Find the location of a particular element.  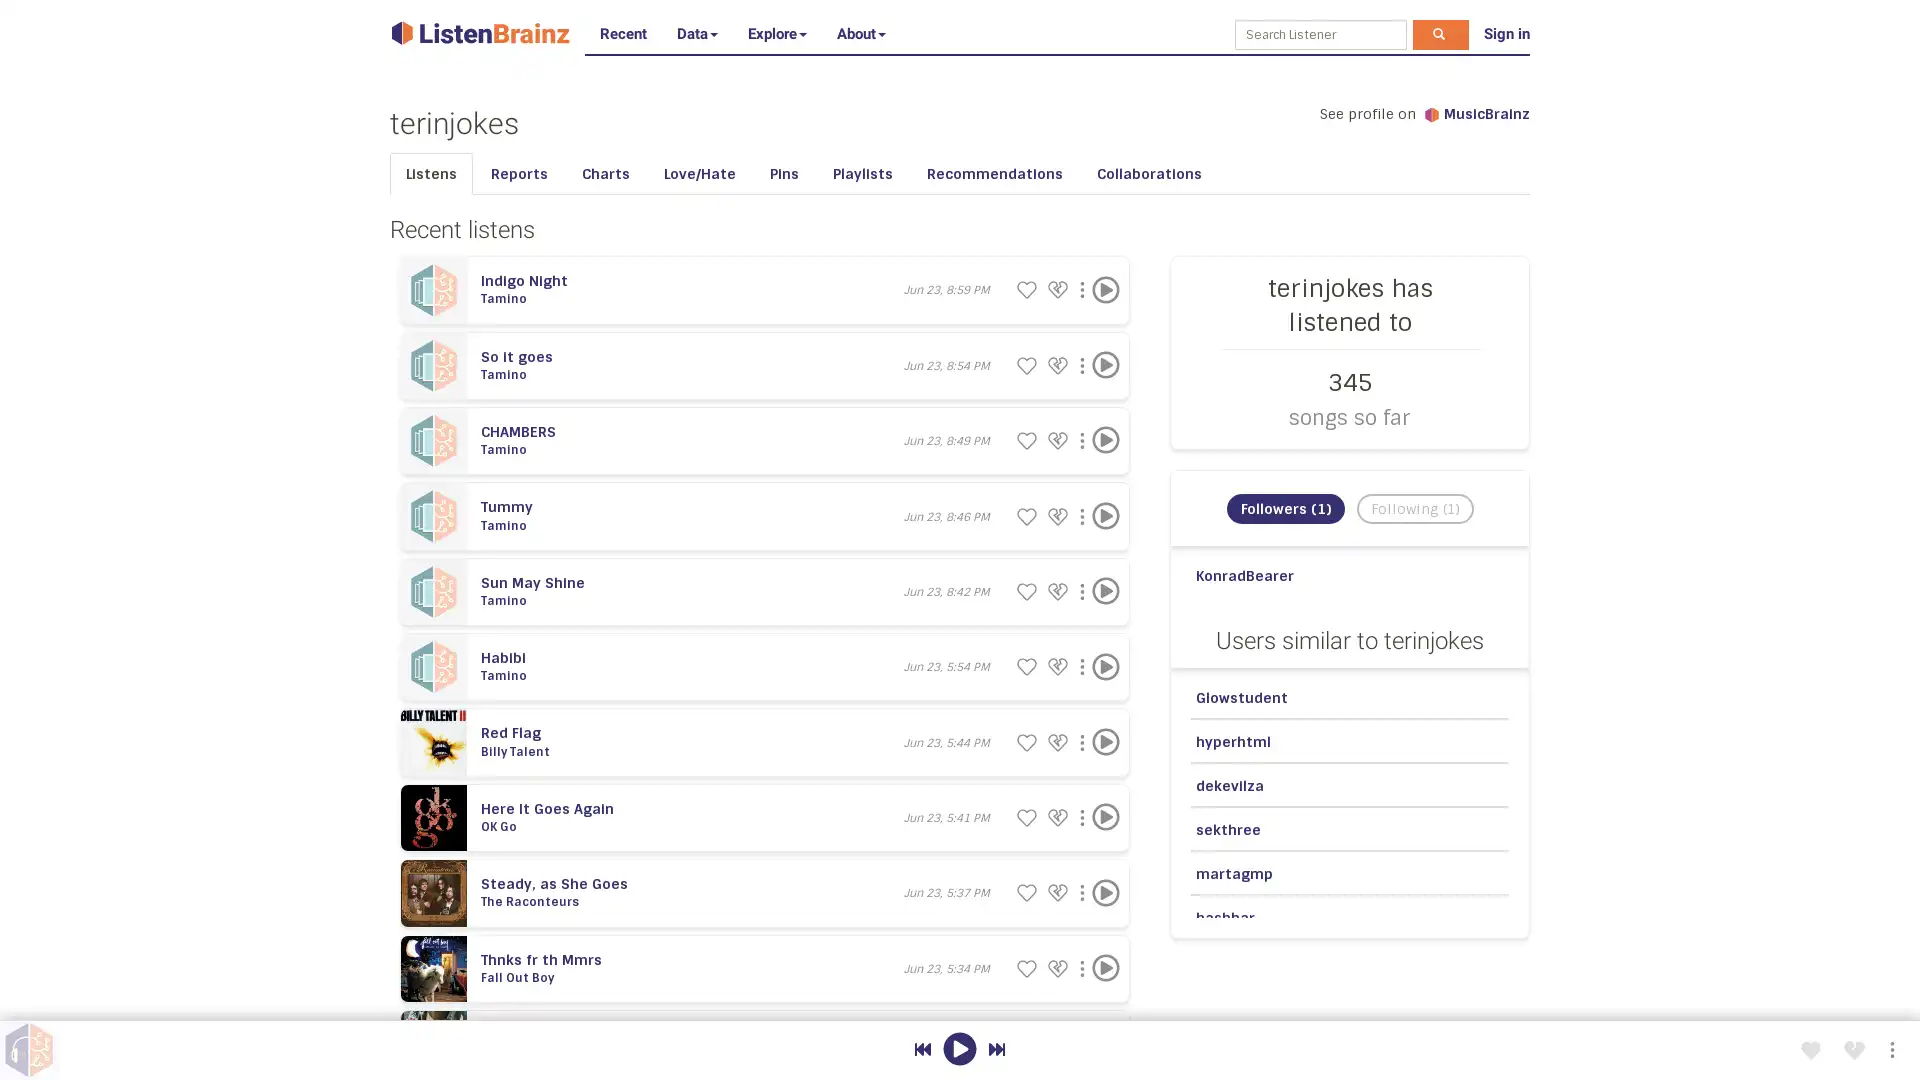

Play is located at coordinates (1104, 817).